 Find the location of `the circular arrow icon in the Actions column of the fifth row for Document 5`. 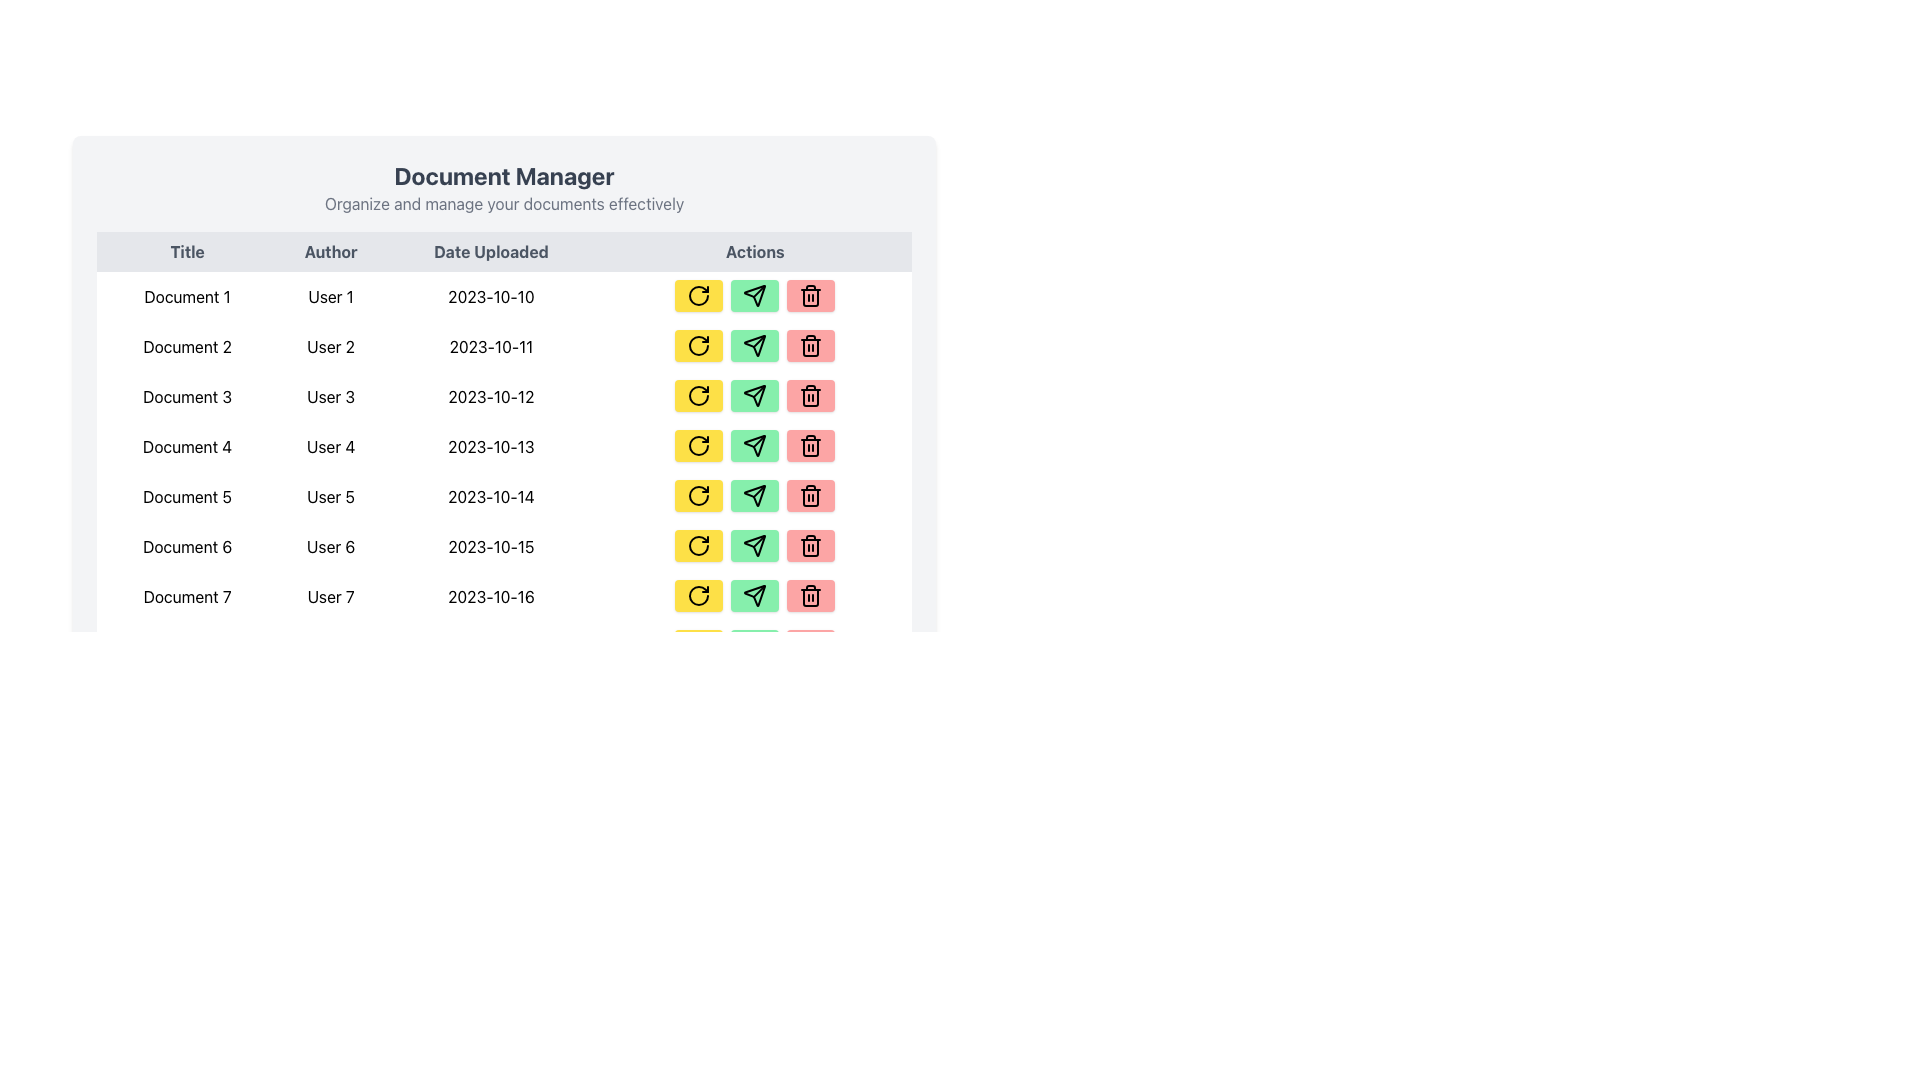

the circular arrow icon in the Actions column of the fifth row for Document 5 is located at coordinates (699, 495).